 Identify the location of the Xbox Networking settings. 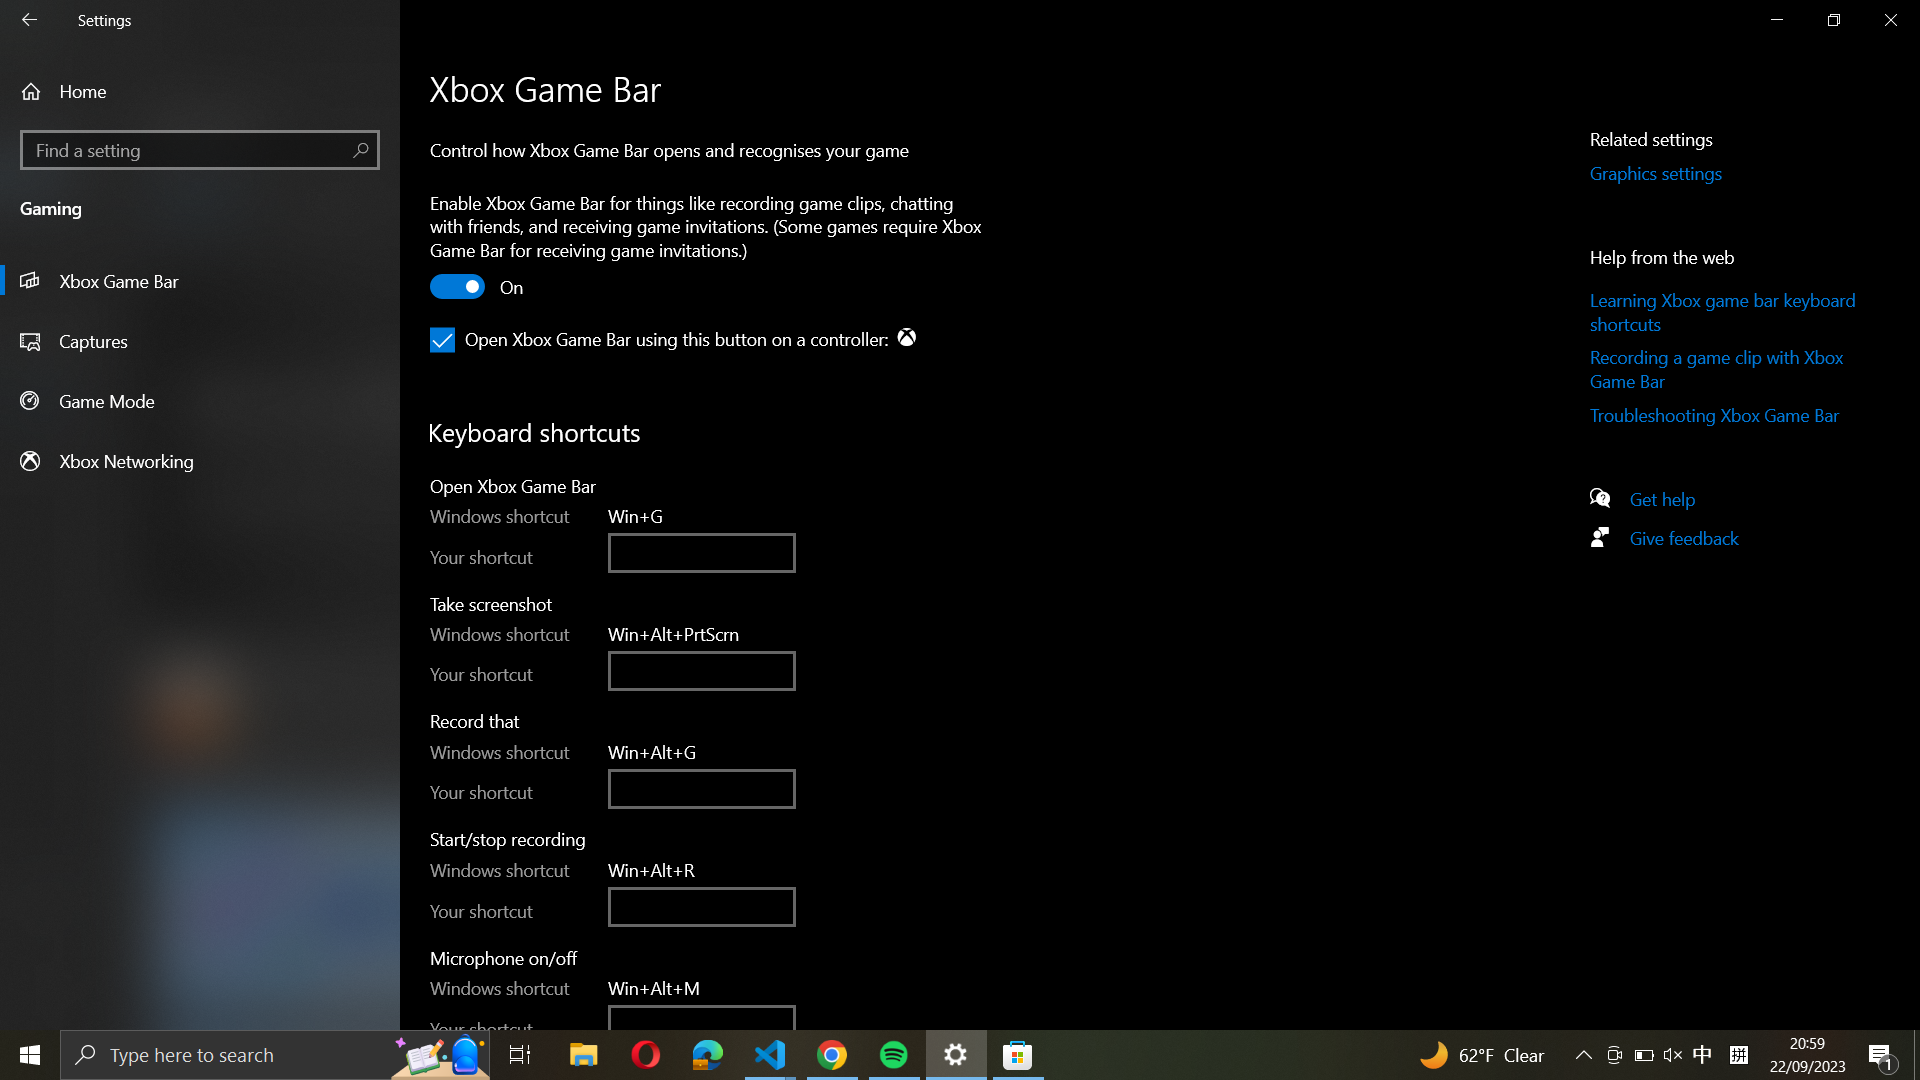
(200, 460).